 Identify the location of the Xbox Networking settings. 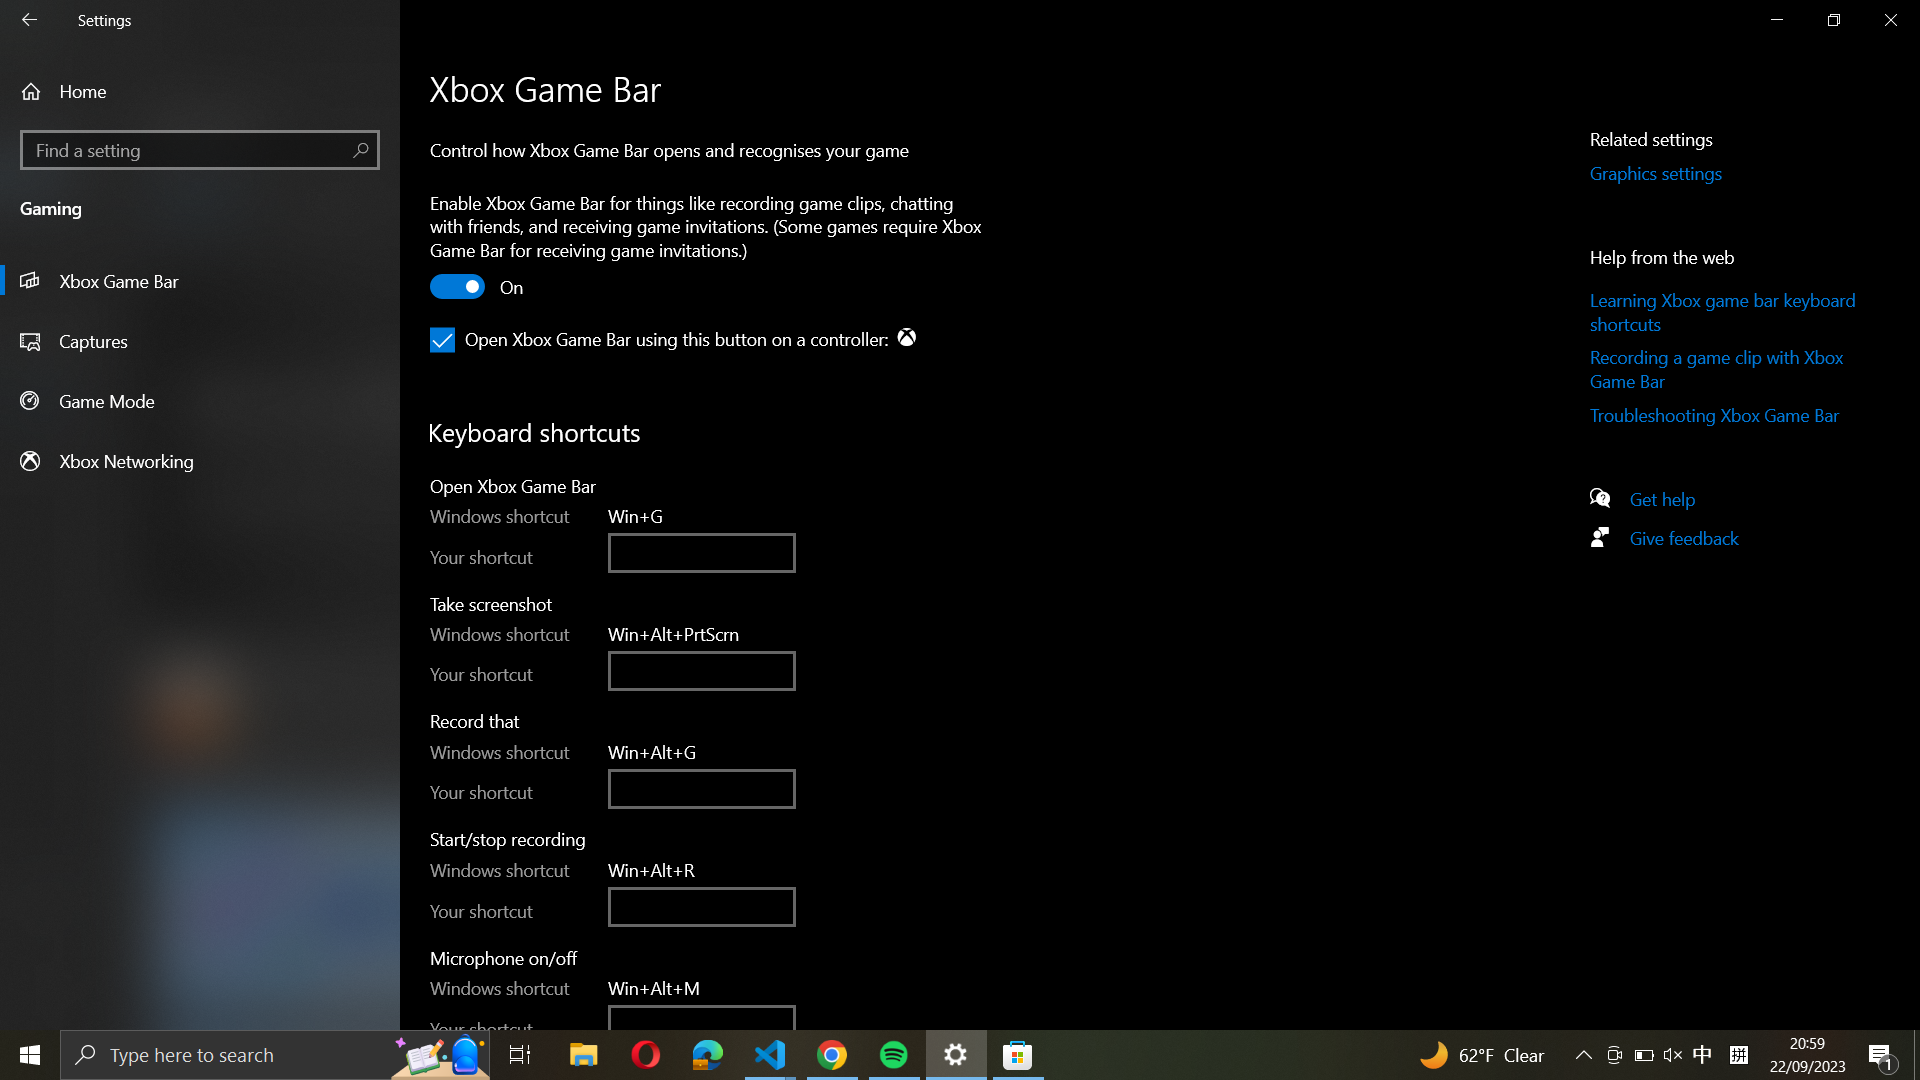
(200, 460).